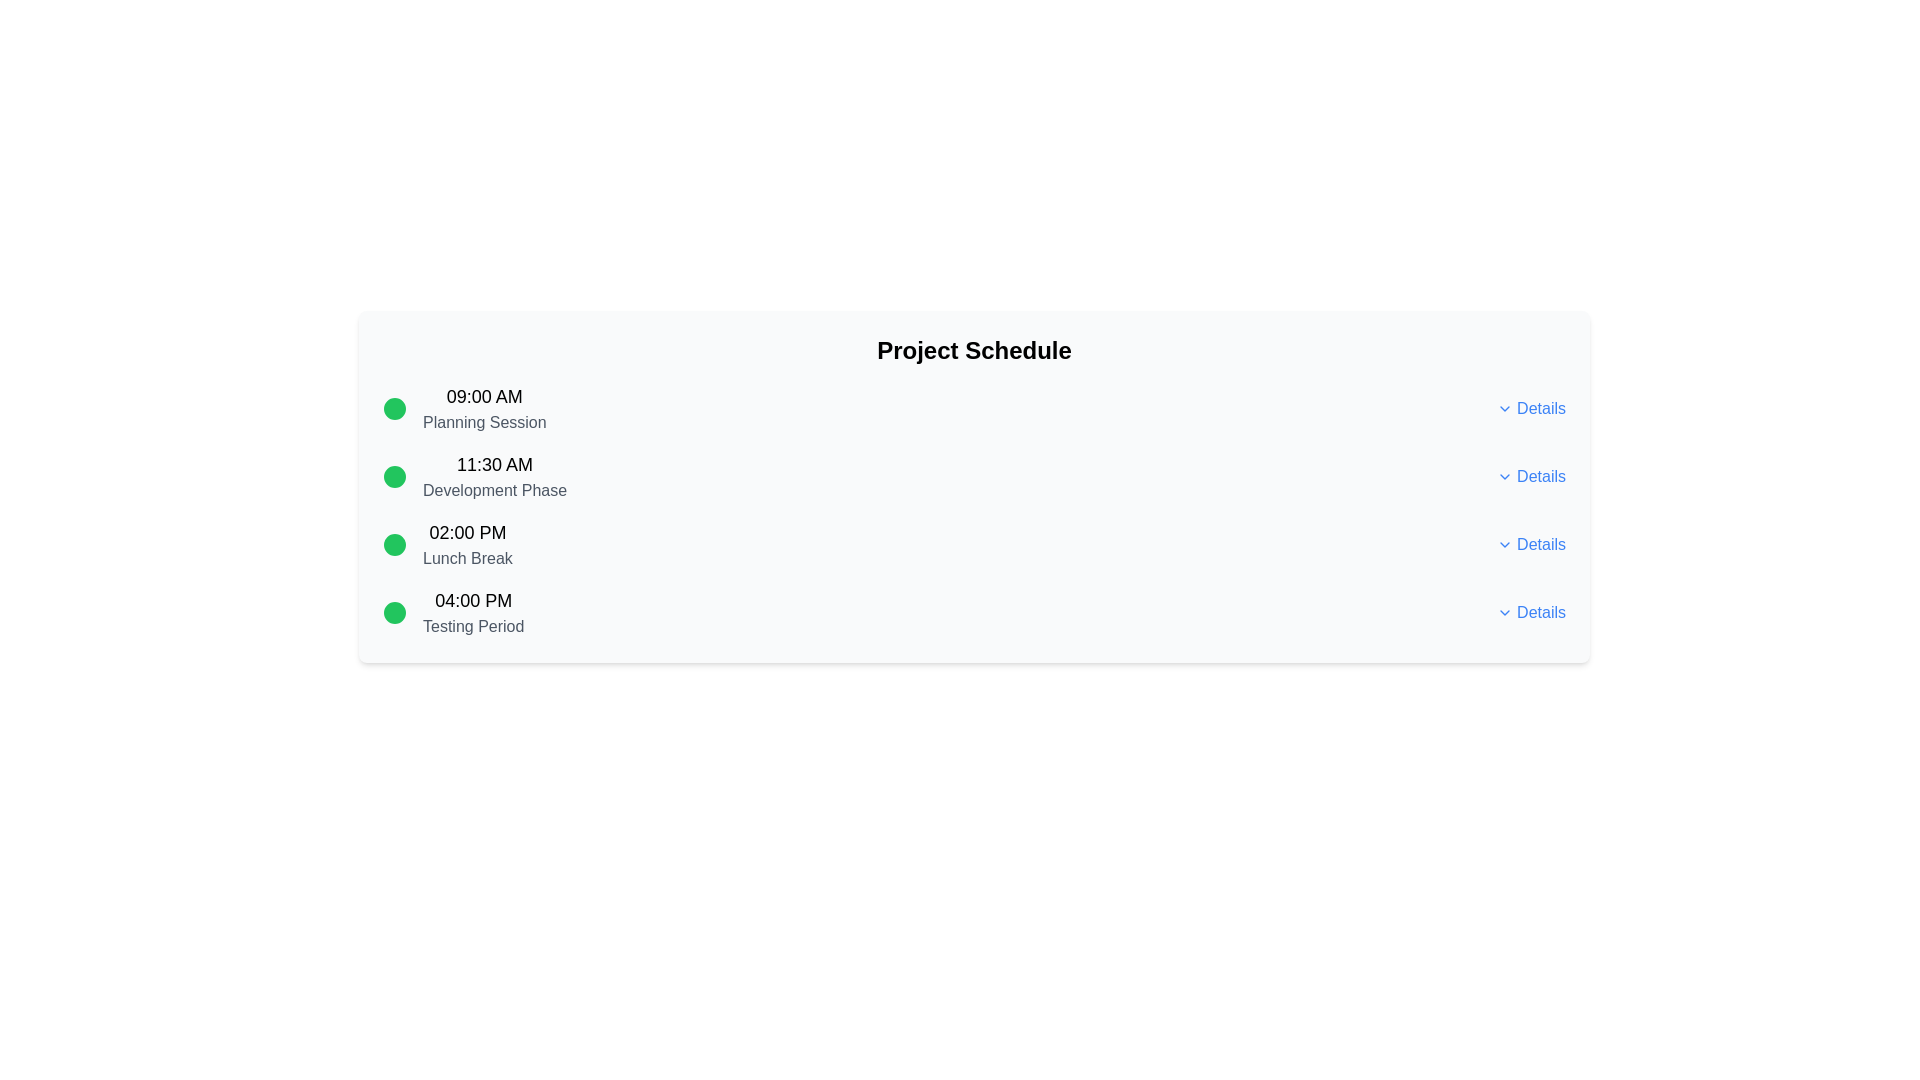 This screenshot has height=1080, width=1920. I want to click on the temporal marker text indicating the scheduled time for the 'Testing Period' within the fourth timeline item in the 'Project Schedule' section, so click(472, 600).